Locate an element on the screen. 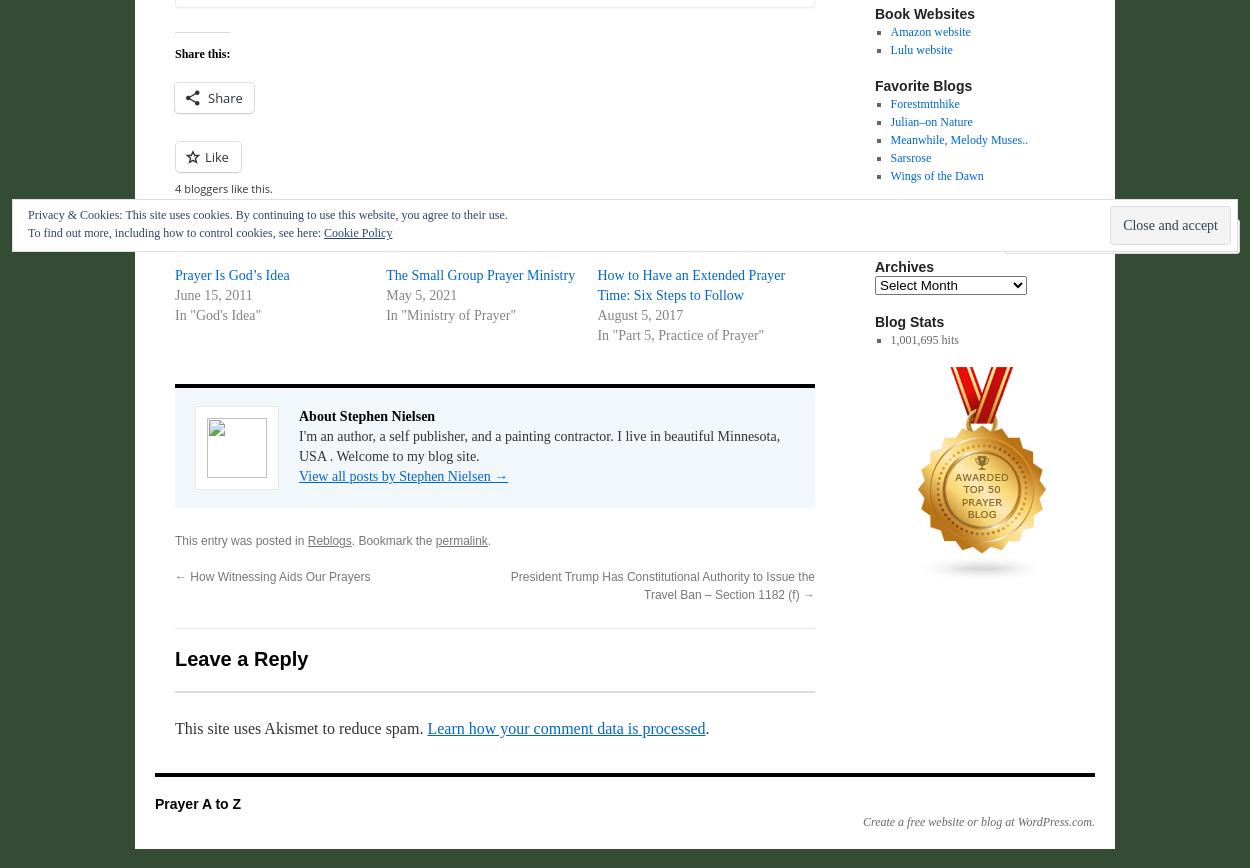 This screenshot has width=1250, height=868. 'Amazon website' is located at coordinates (930, 32).